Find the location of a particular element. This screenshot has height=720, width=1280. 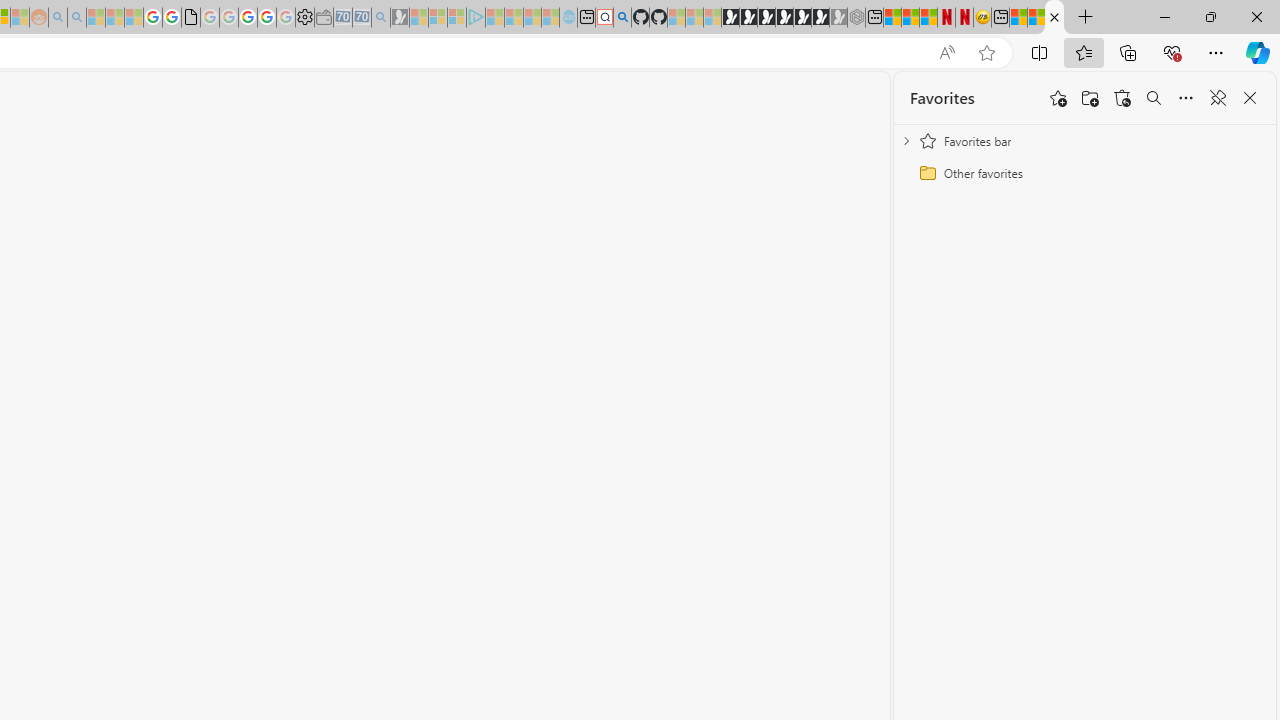

'Minimize' is located at coordinates (1164, 16).